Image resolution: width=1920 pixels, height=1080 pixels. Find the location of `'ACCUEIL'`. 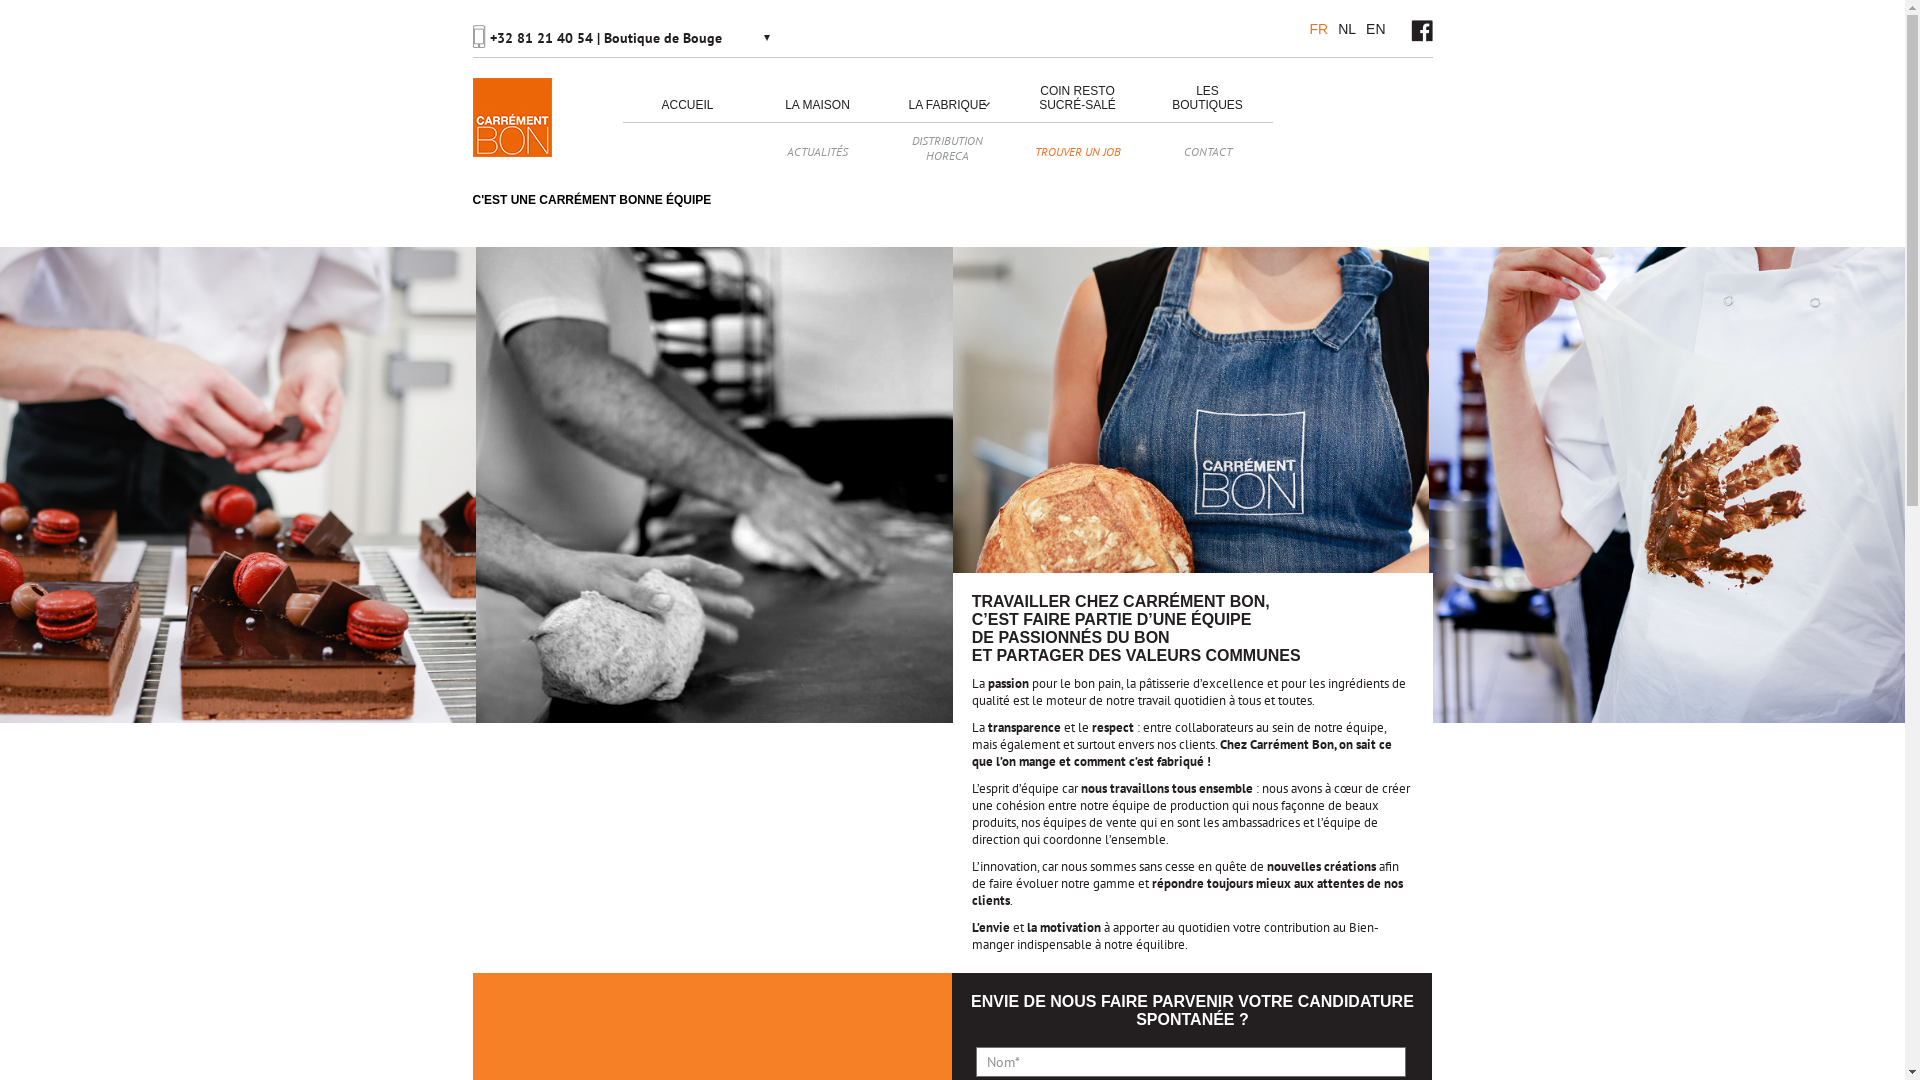

'ACCUEIL' is located at coordinates (686, 100).